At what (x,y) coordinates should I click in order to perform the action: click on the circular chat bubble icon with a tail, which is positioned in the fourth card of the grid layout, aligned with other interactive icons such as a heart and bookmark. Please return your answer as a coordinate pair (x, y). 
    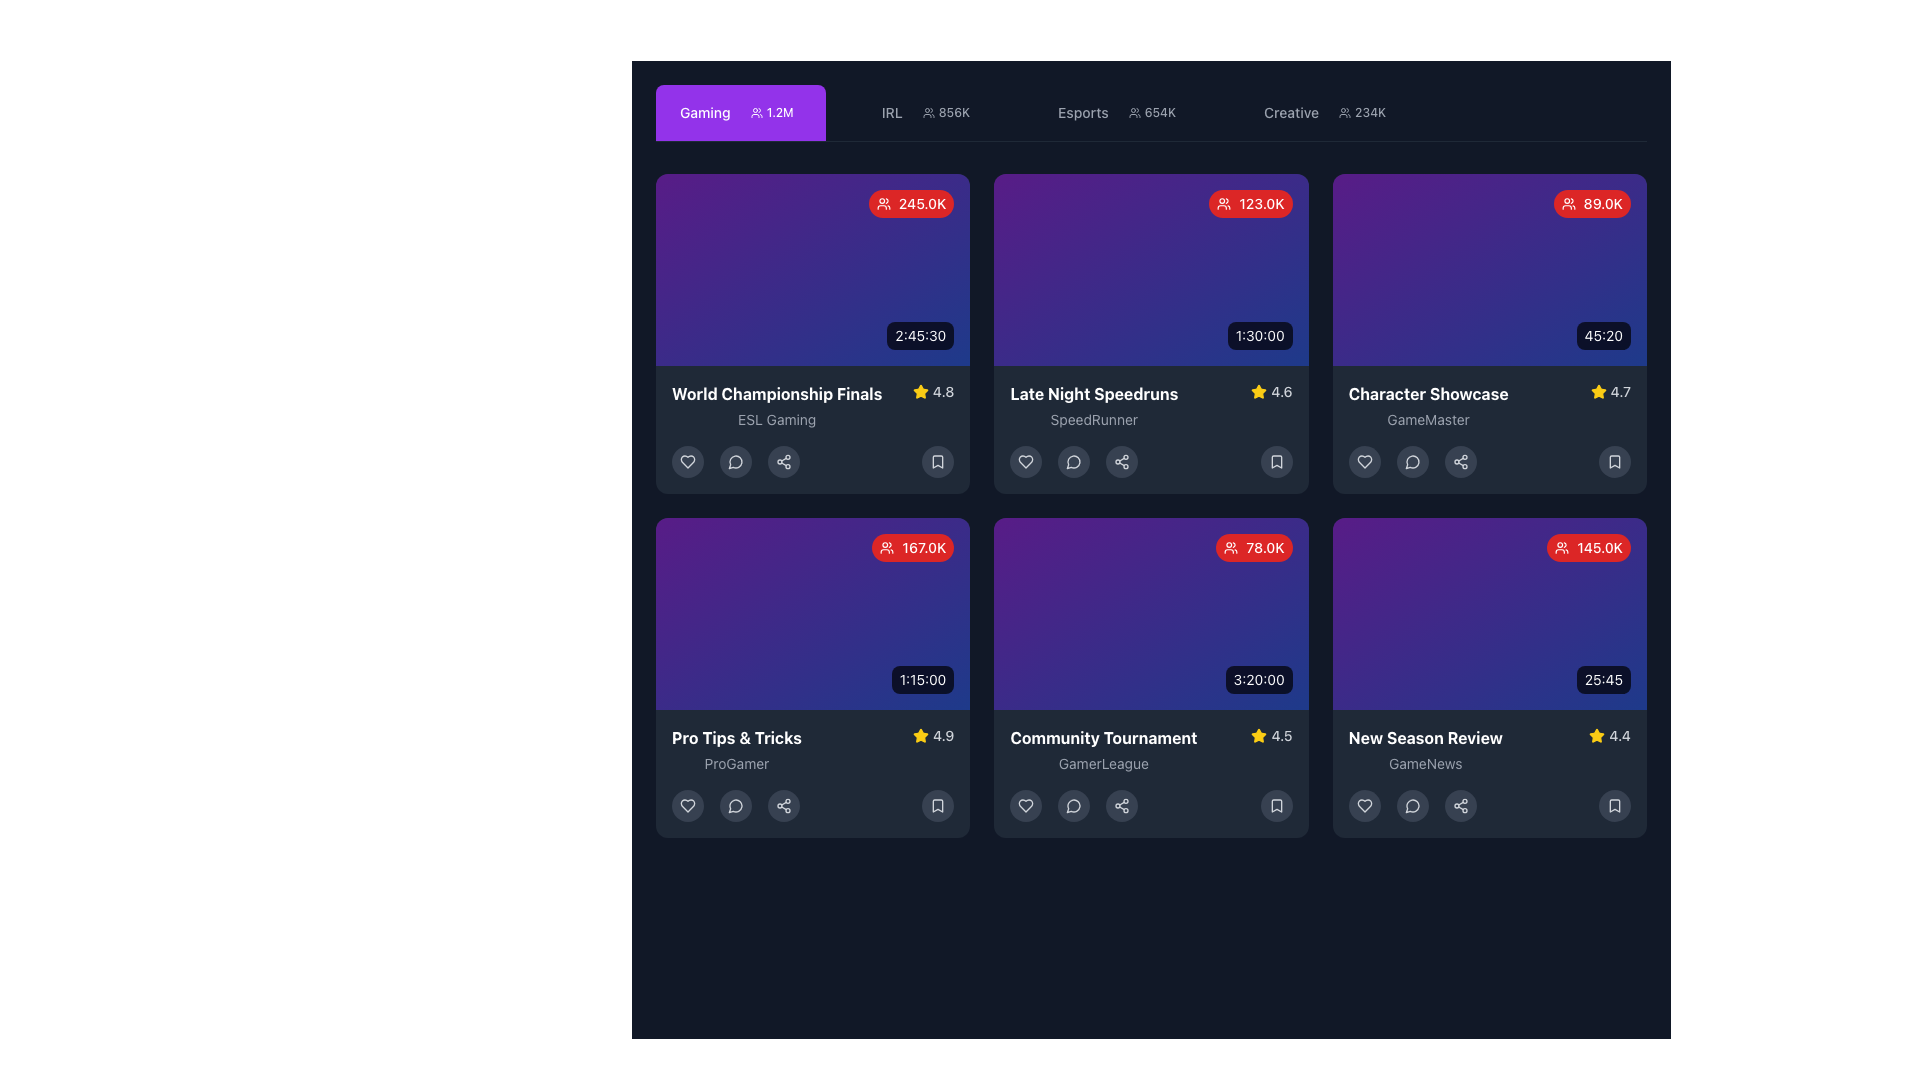
    Looking at the image, I should click on (1411, 462).